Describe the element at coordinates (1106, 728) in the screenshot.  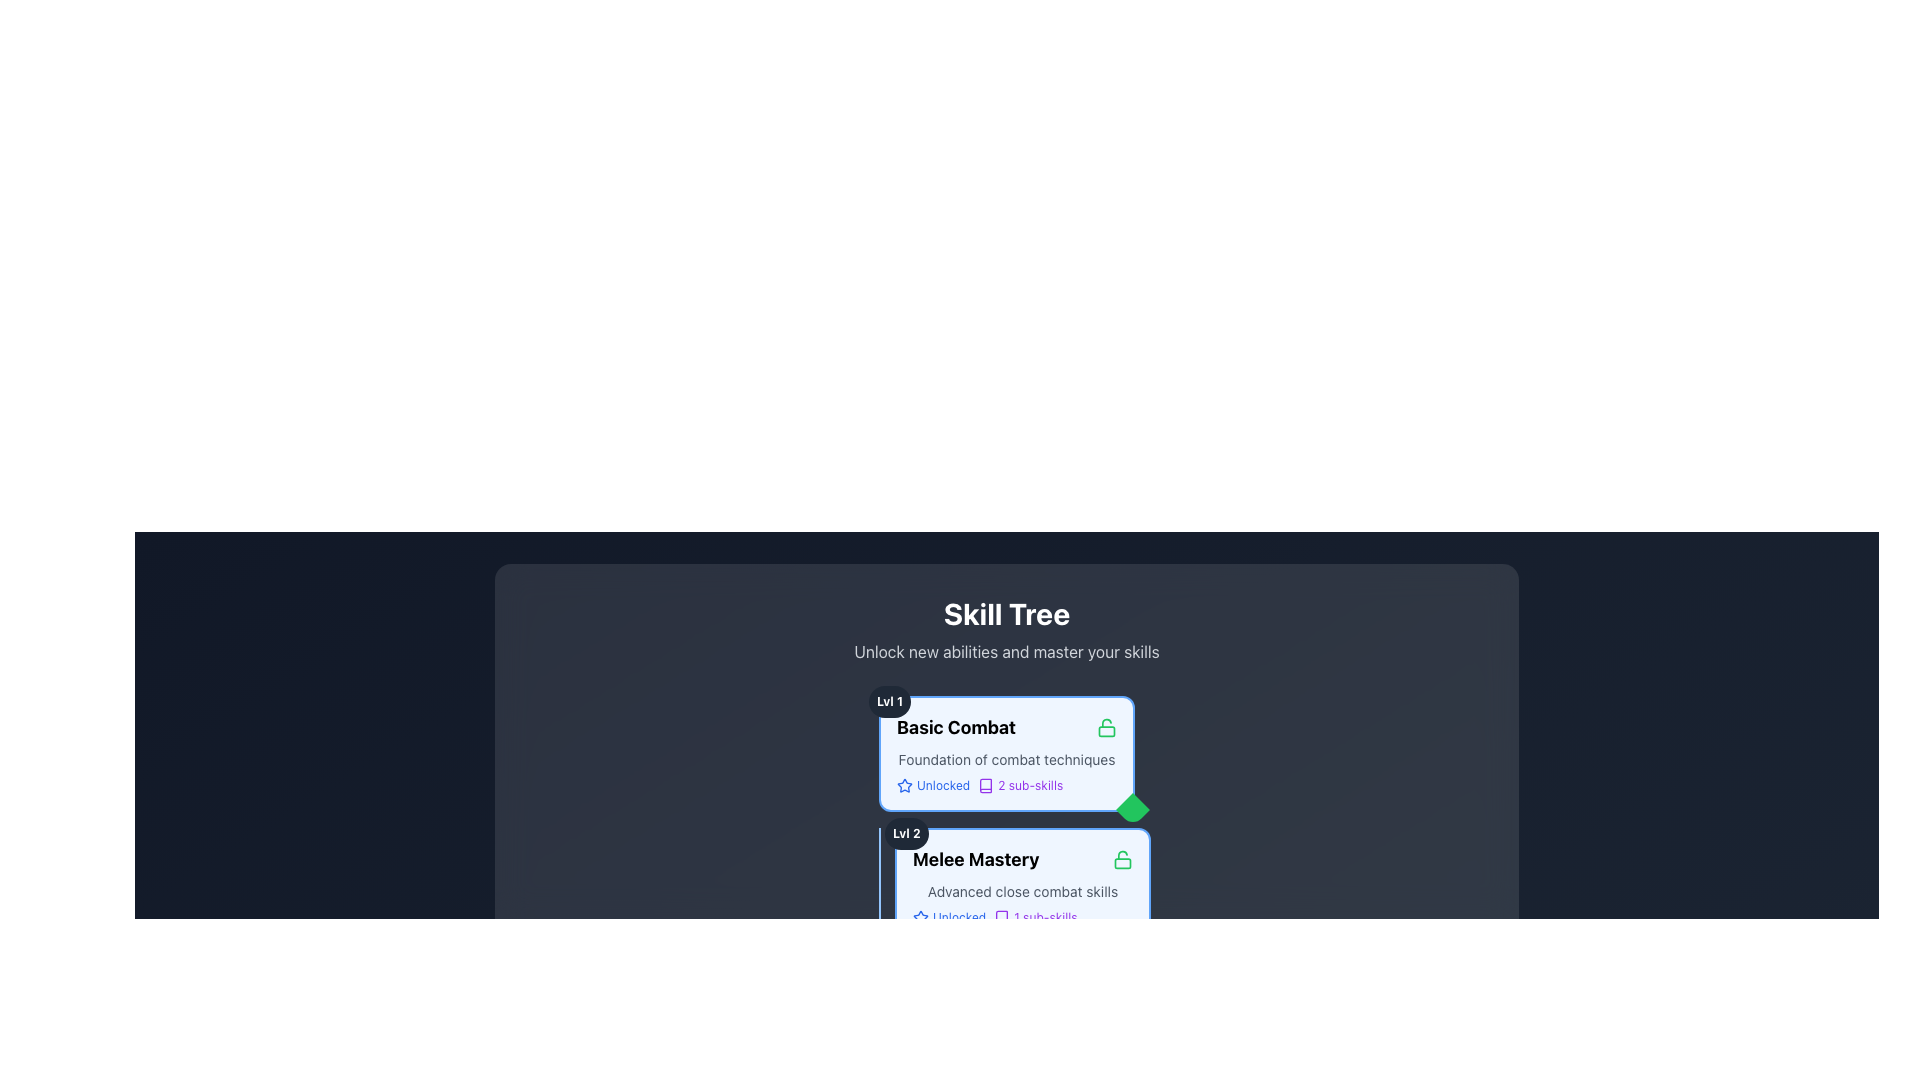
I see `the icon indicating that the 'Basic Combat' skill is unlocked, located to the right of the 'Basic Combat' label in the Skill Tree interface` at that location.